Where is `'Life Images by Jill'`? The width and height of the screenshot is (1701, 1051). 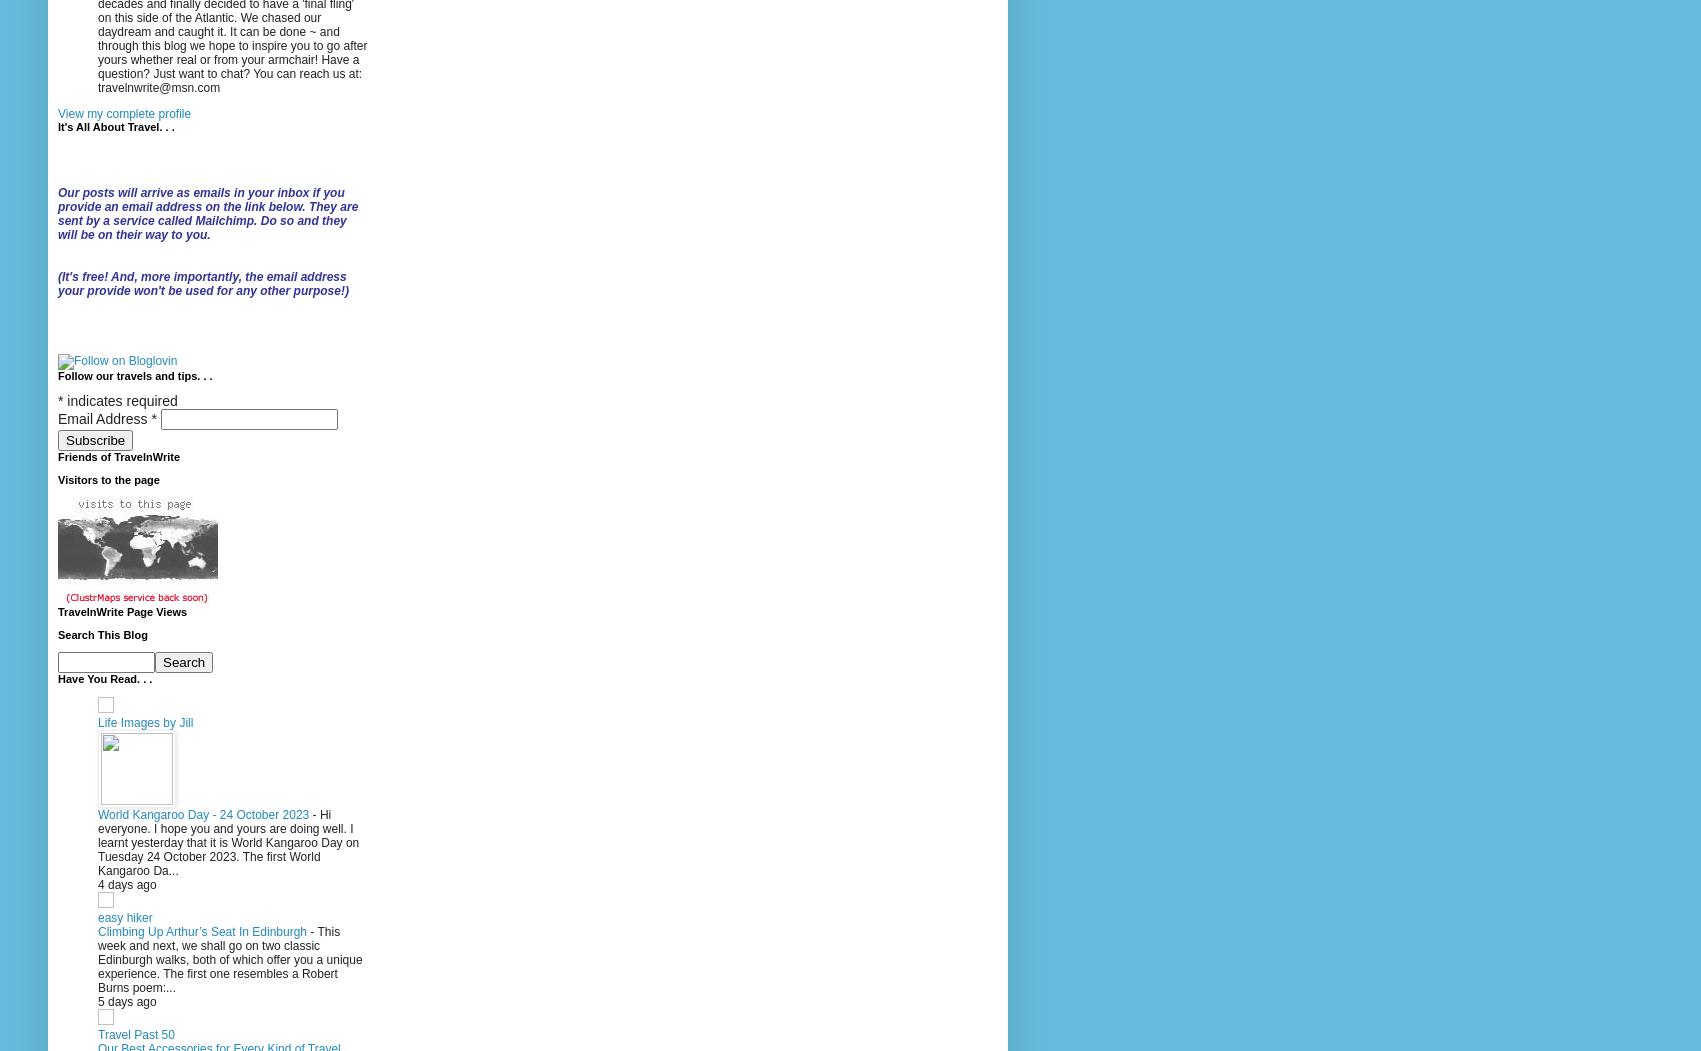
'Life Images by Jill' is located at coordinates (144, 721).